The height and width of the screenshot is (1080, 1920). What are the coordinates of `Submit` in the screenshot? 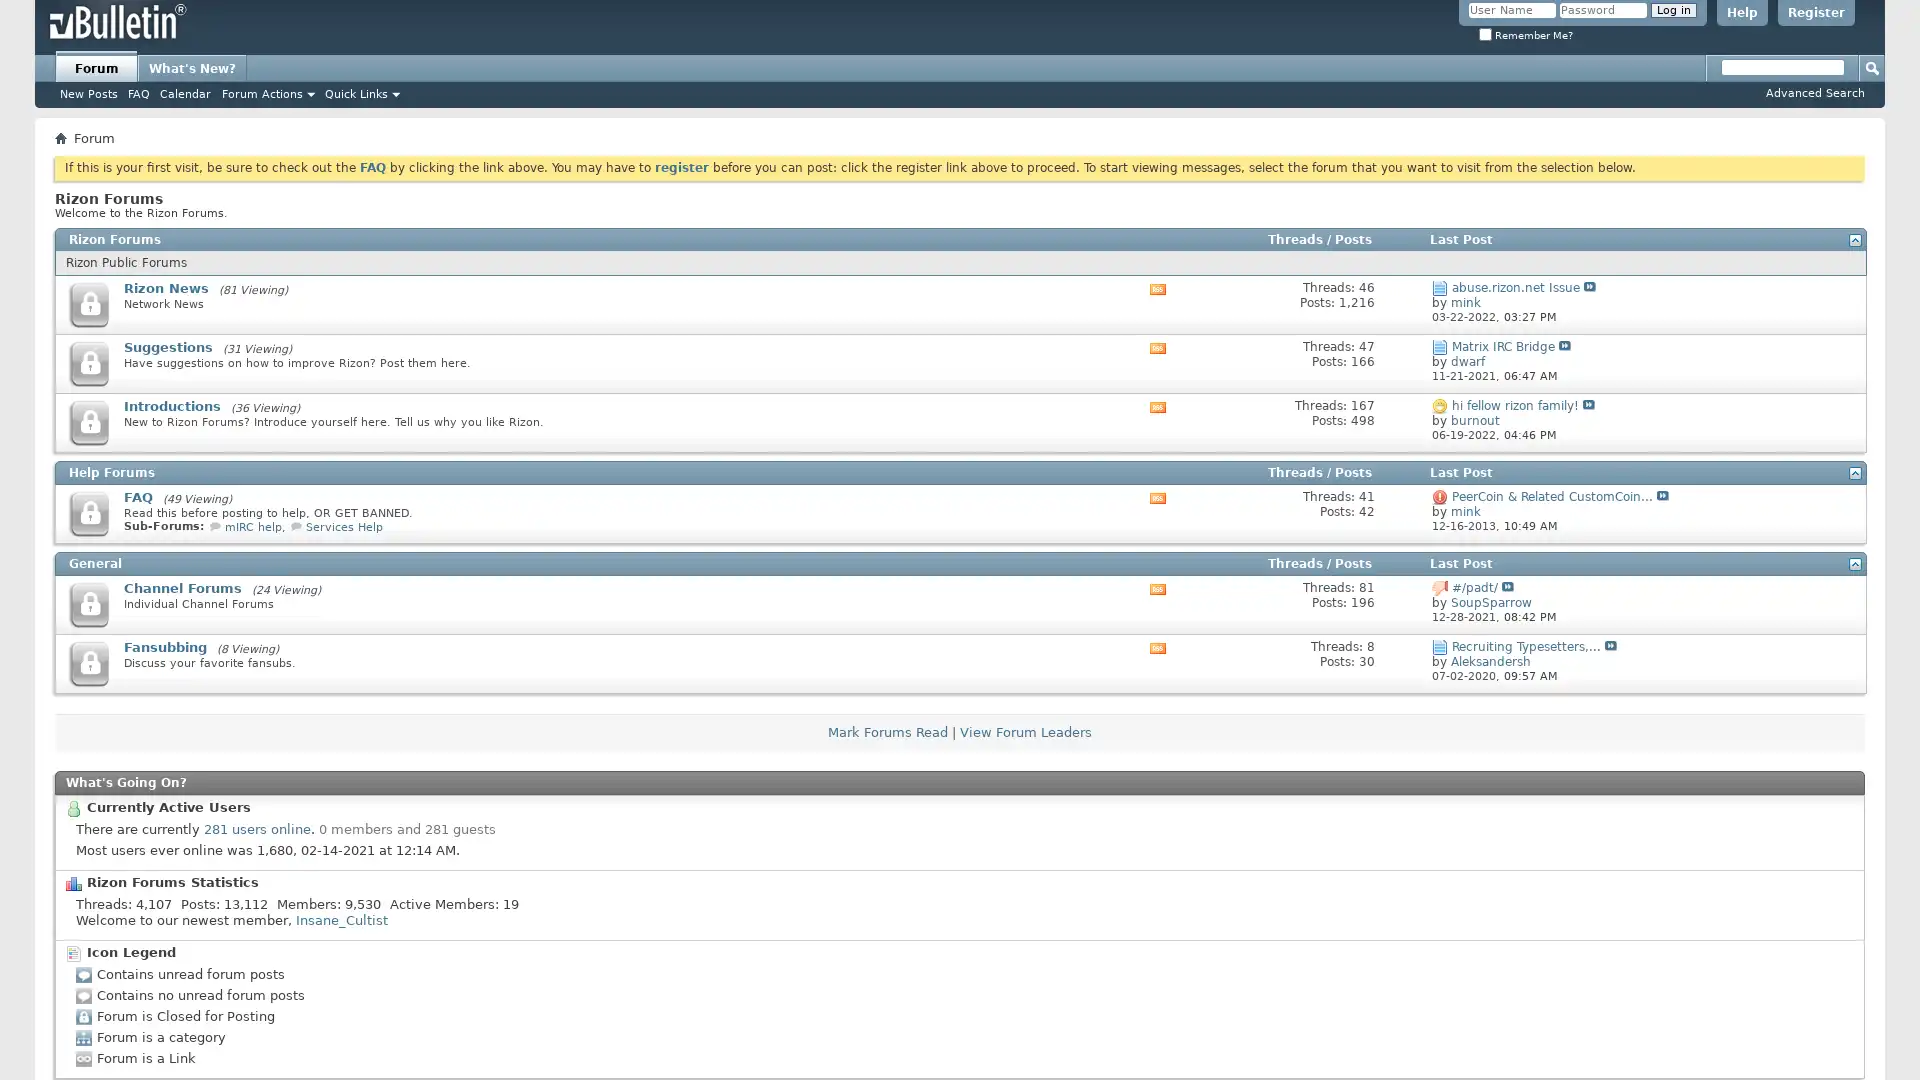 It's located at (1871, 65).